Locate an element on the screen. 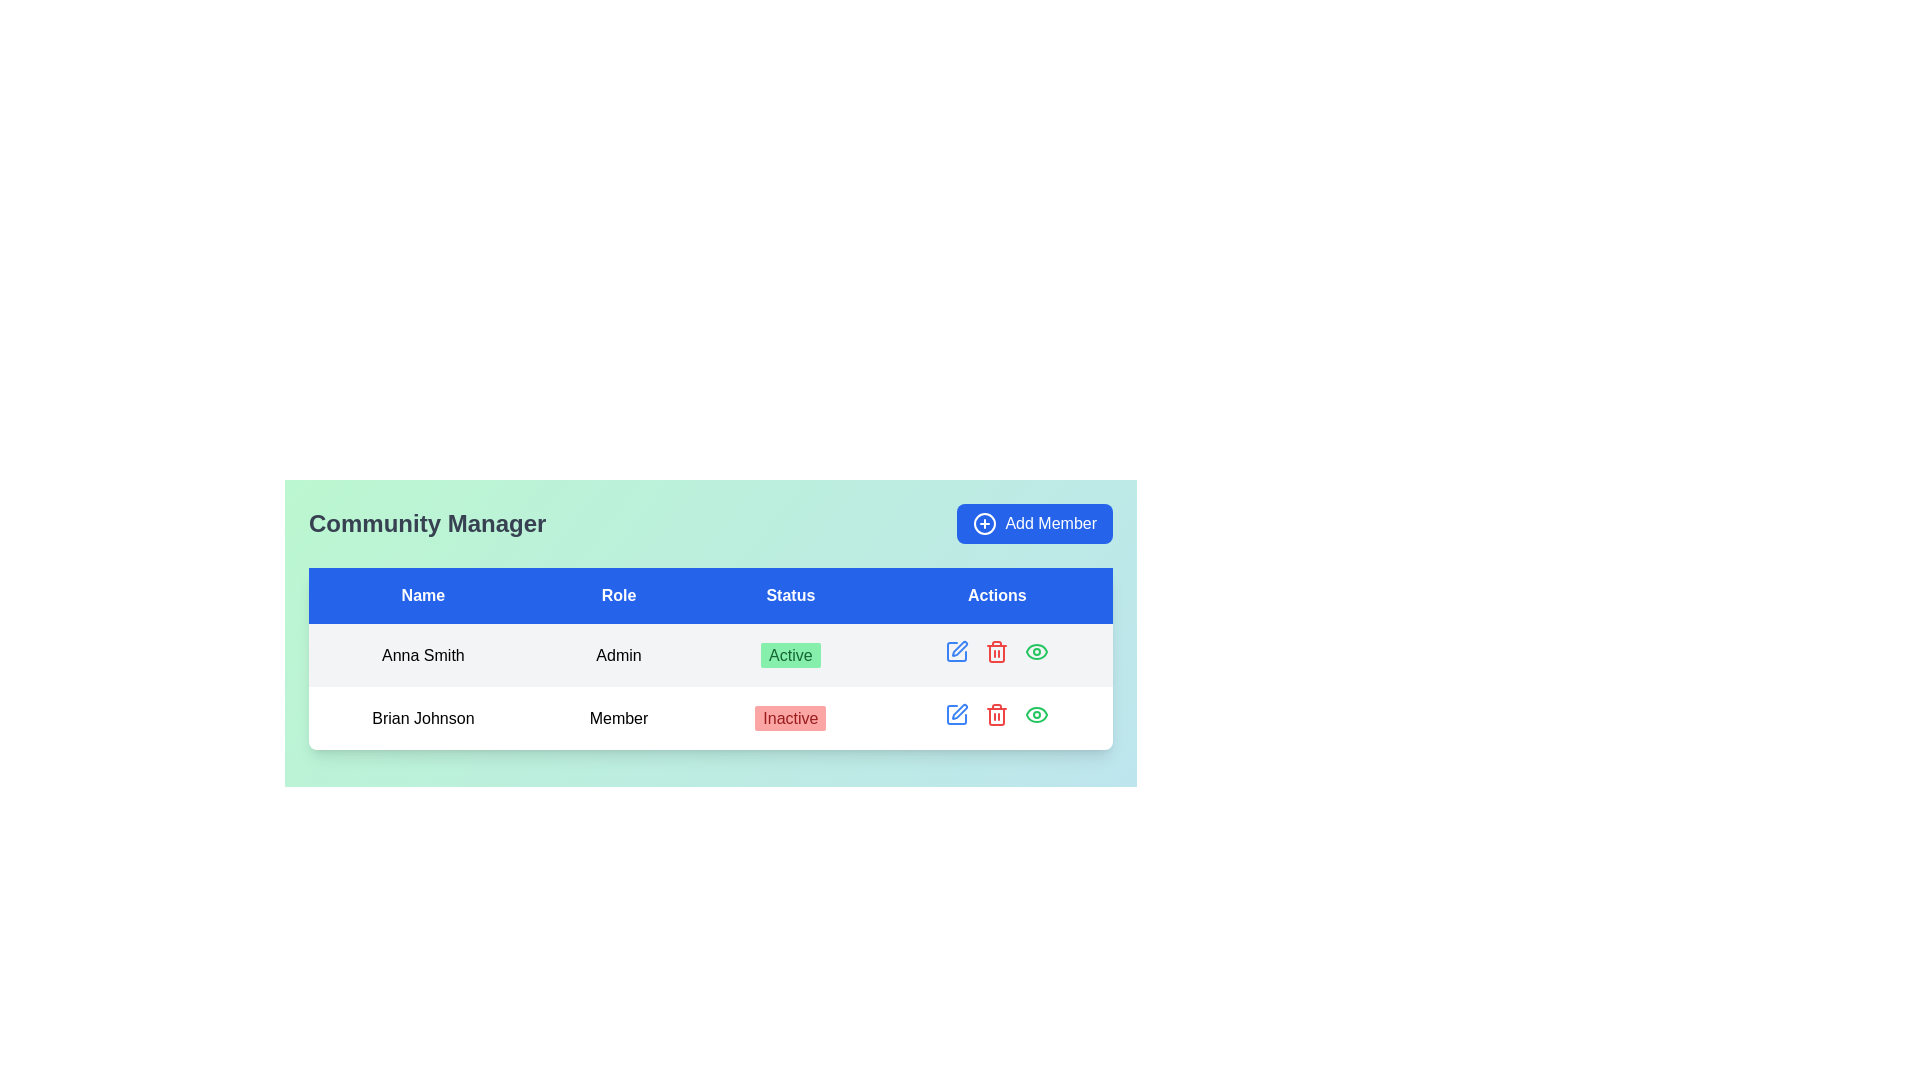 This screenshot has width=1920, height=1080. the status represented by the small rectangular label with a red background and the text 'Inactive' in bold red font, located in the 'Status' column of the second row in the table for the user 'Brian Johnson' is located at coordinates (789, 716).